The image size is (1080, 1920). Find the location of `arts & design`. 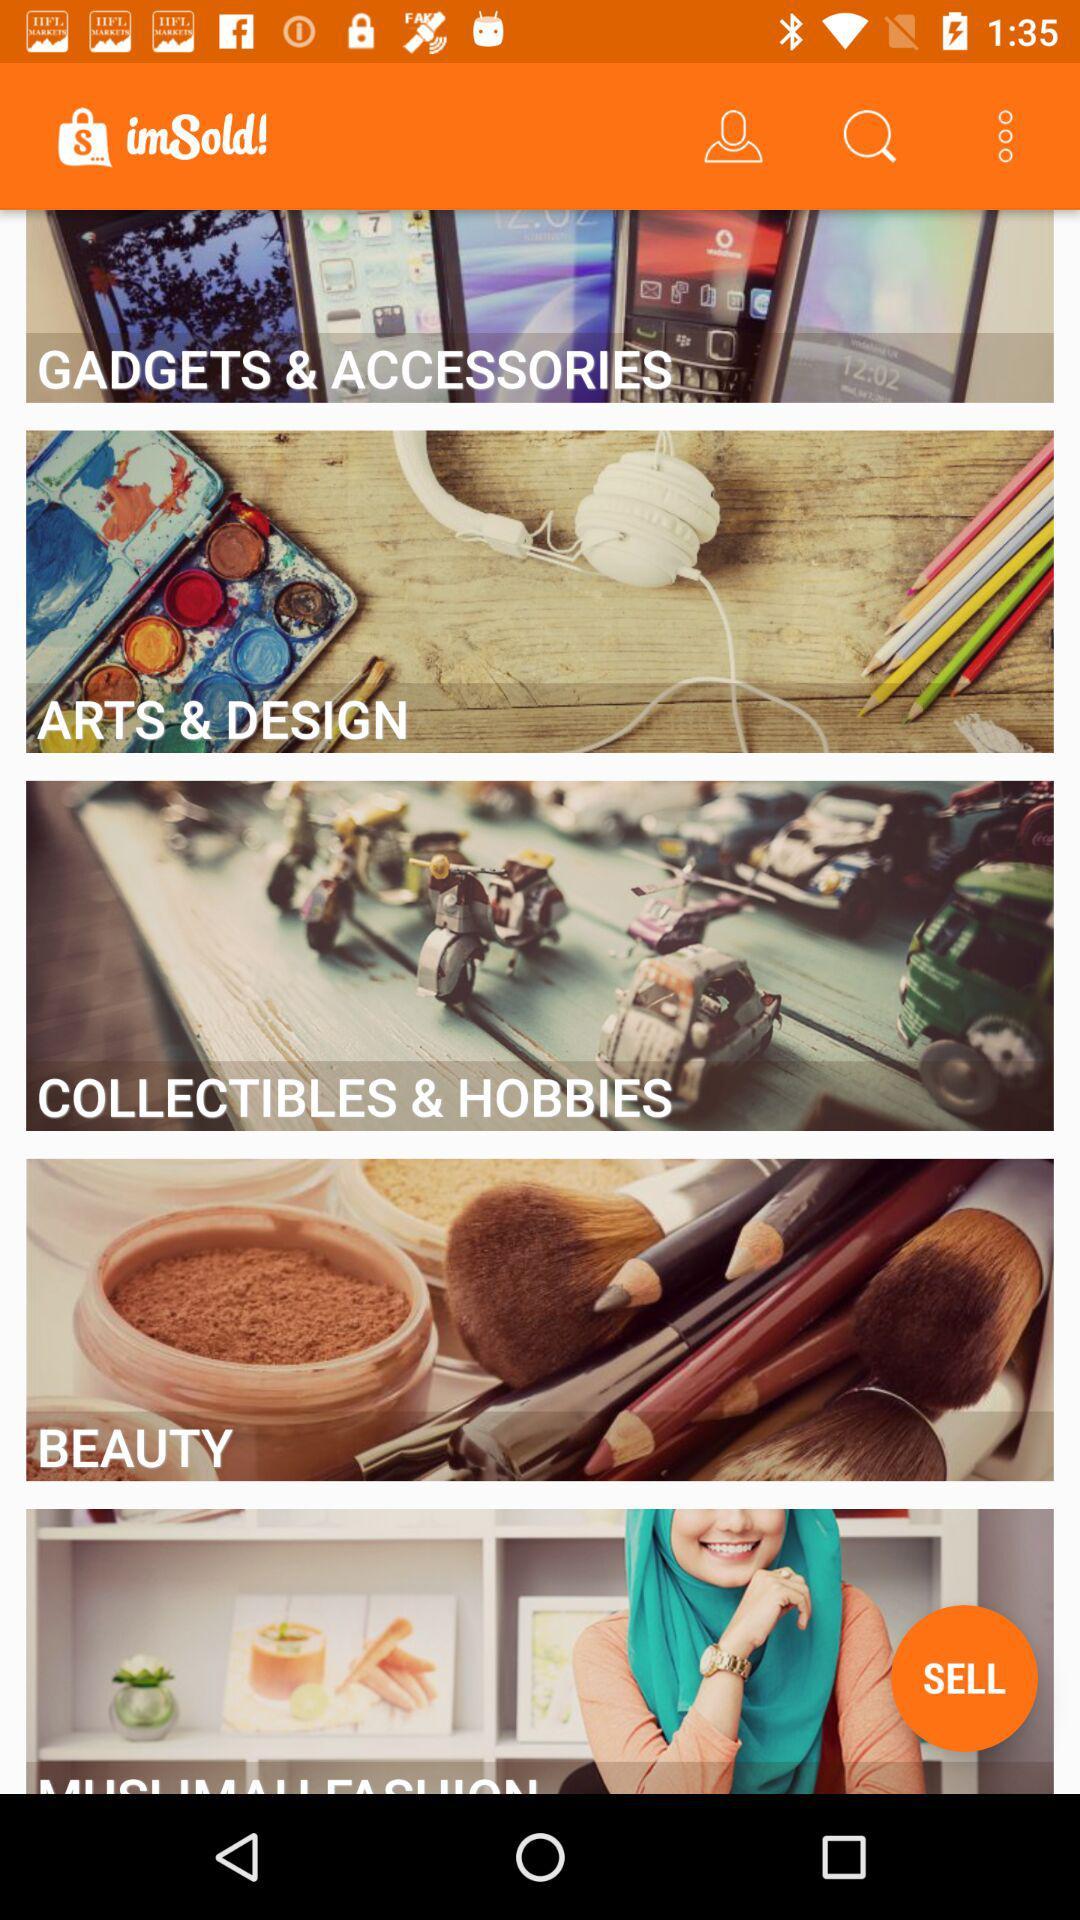

arts & design is located at coordinates (540, 718).